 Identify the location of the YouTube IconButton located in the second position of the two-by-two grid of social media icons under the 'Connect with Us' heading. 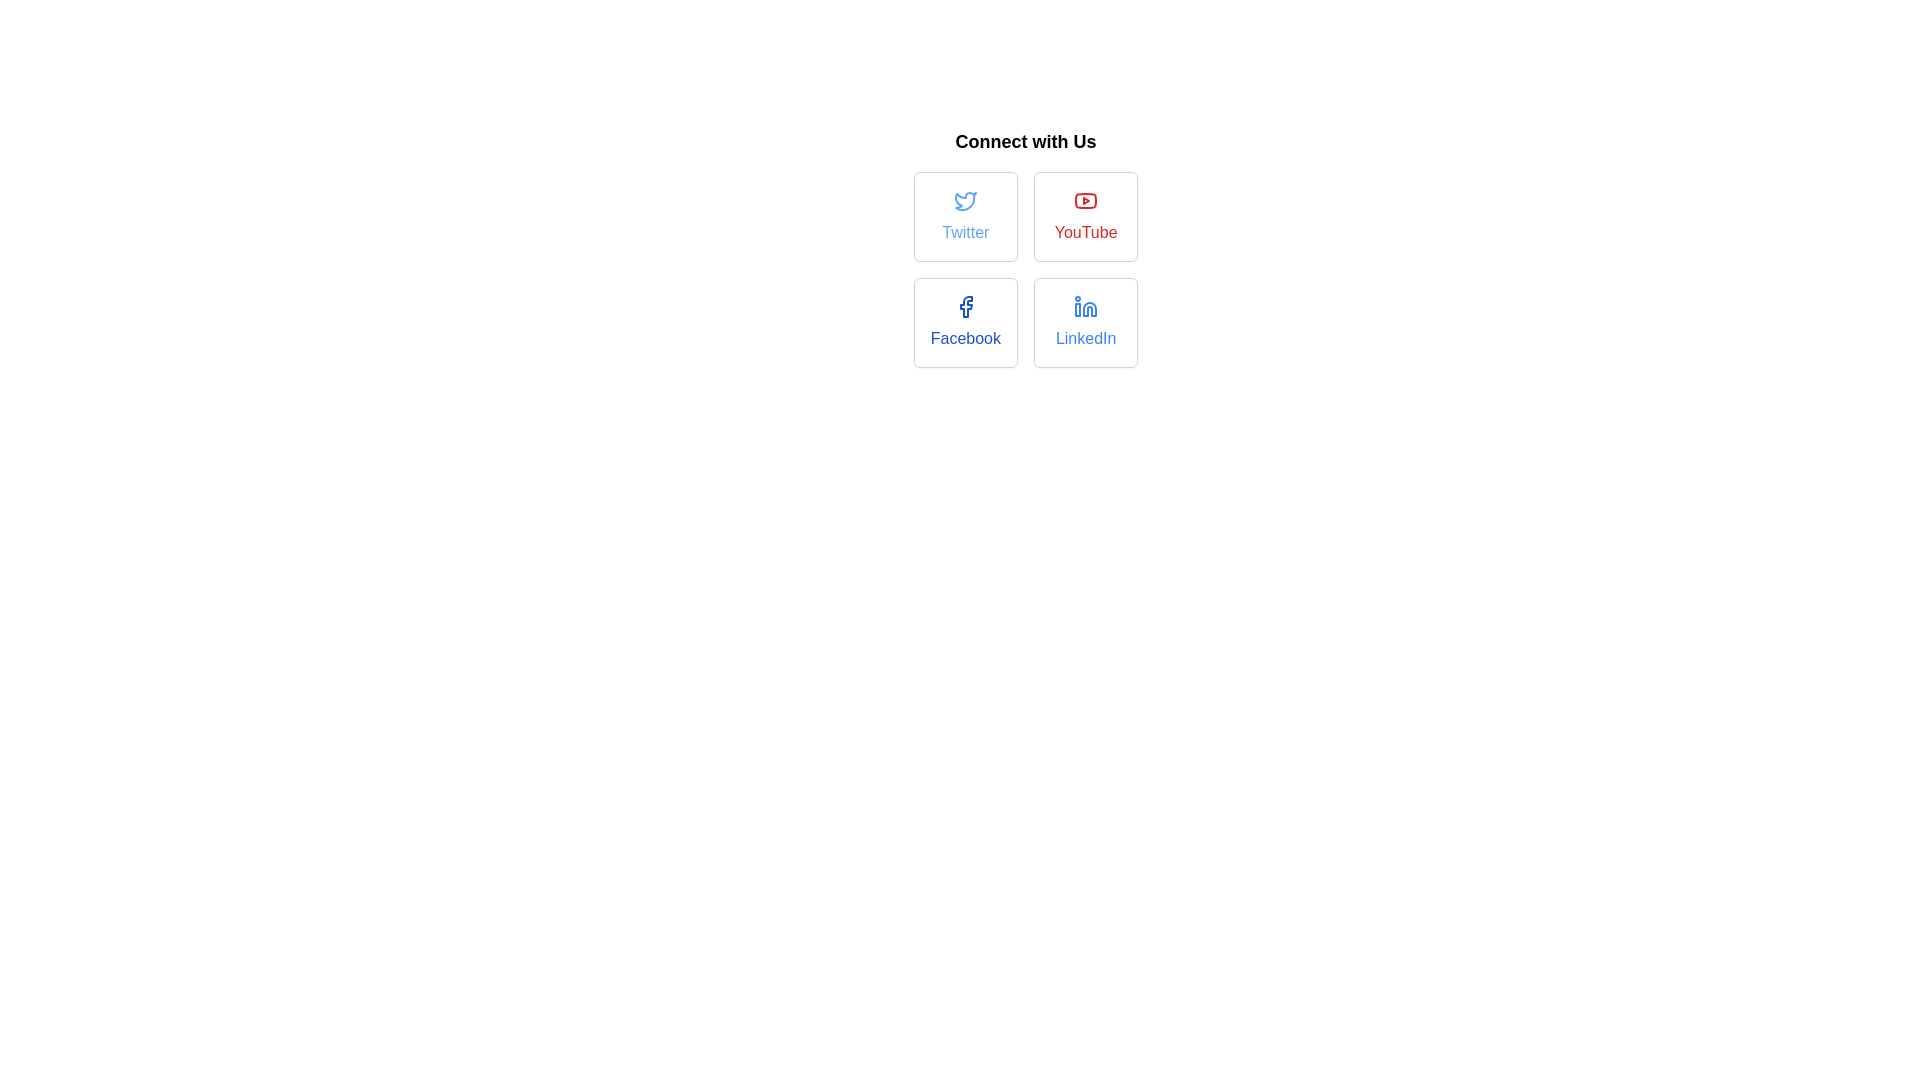
(1085, 200).